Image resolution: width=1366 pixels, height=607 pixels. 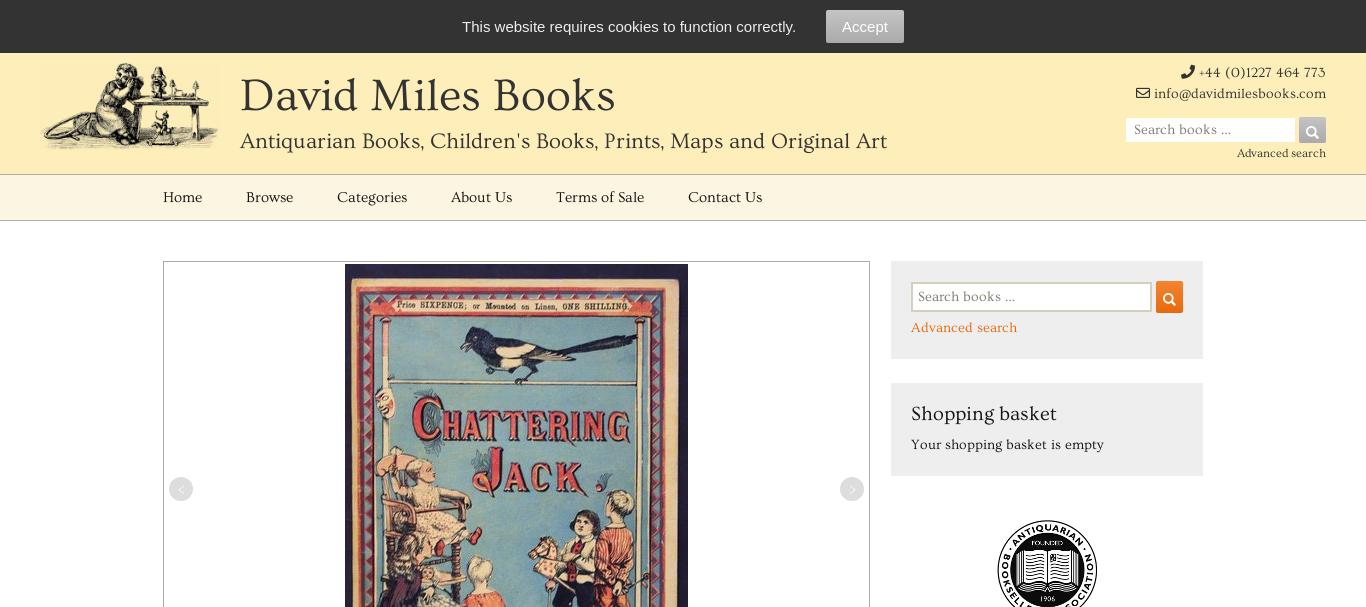 What do you see at coordinates (847, 488) in the screenshot?
I see `'>'` at bounding box center [847, 488].